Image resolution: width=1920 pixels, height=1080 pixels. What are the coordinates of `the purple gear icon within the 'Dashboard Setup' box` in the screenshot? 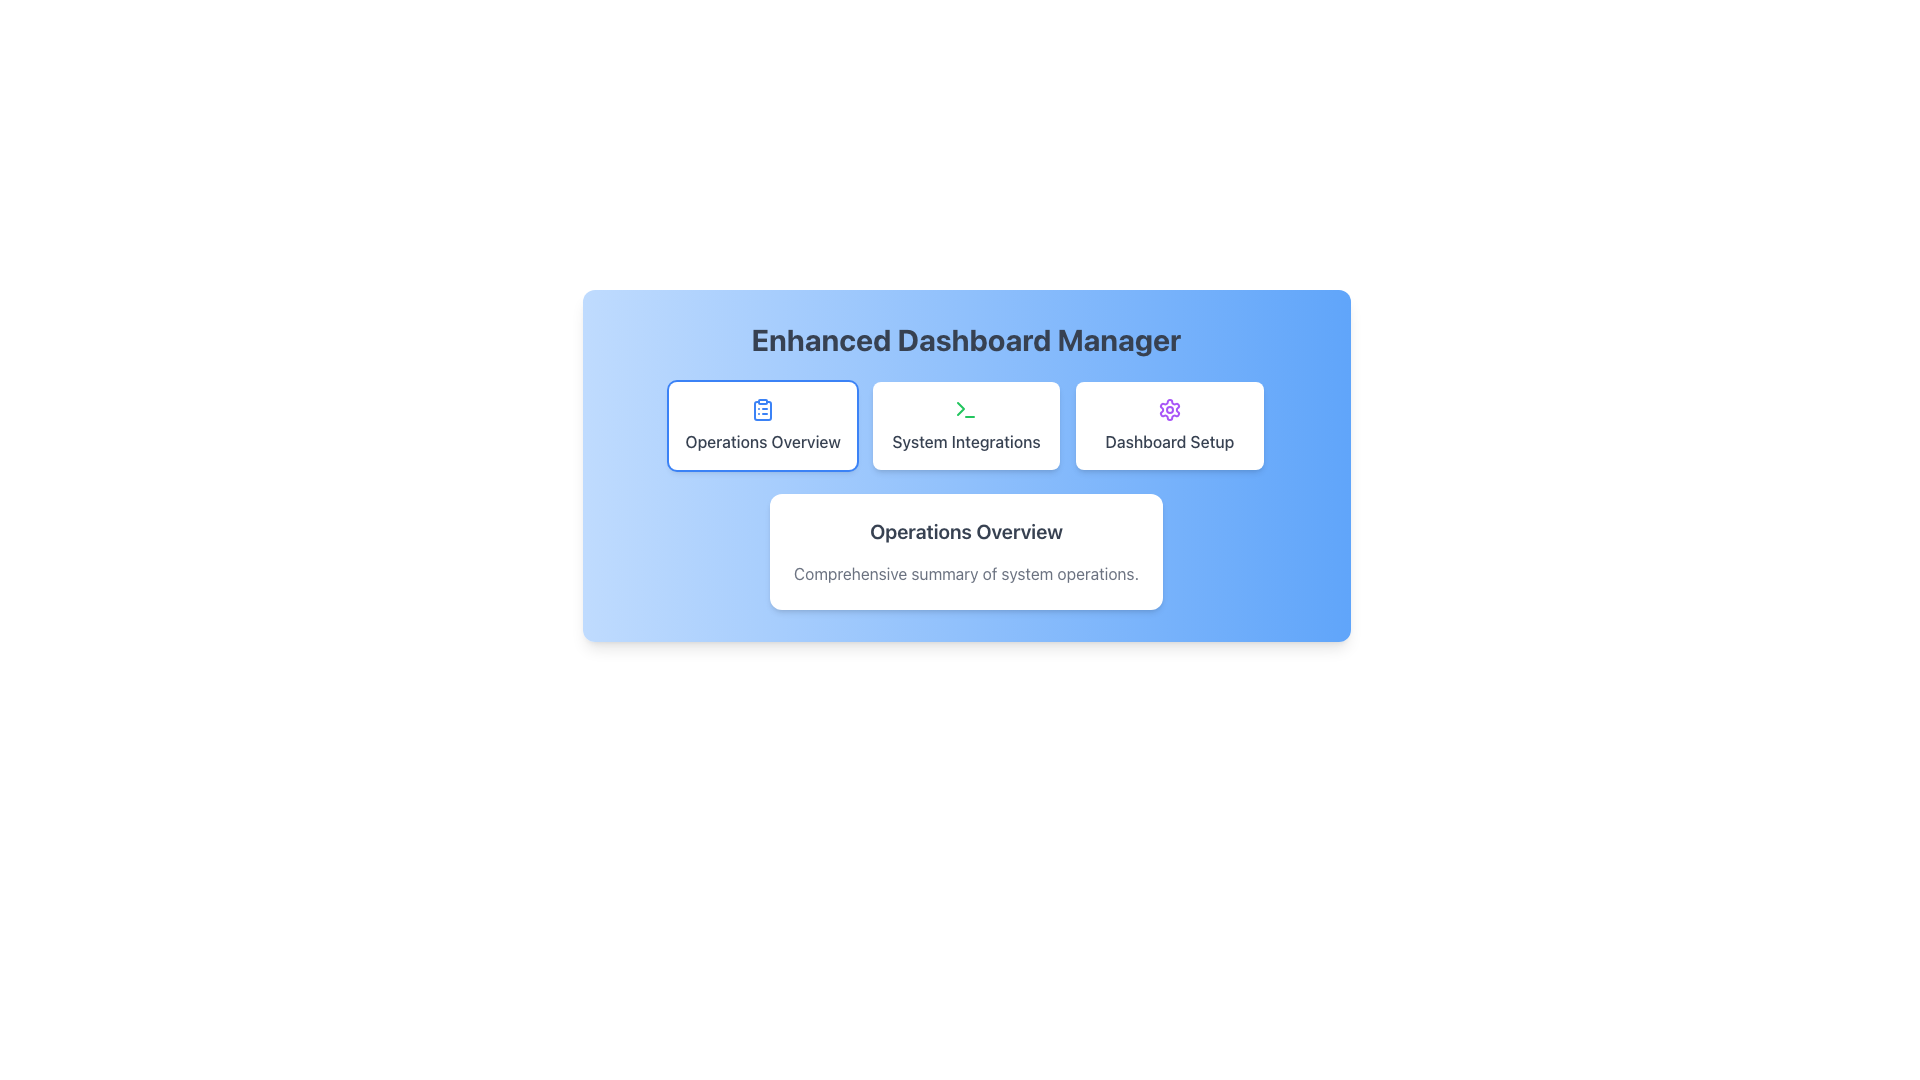 It's located at (1169, 408).